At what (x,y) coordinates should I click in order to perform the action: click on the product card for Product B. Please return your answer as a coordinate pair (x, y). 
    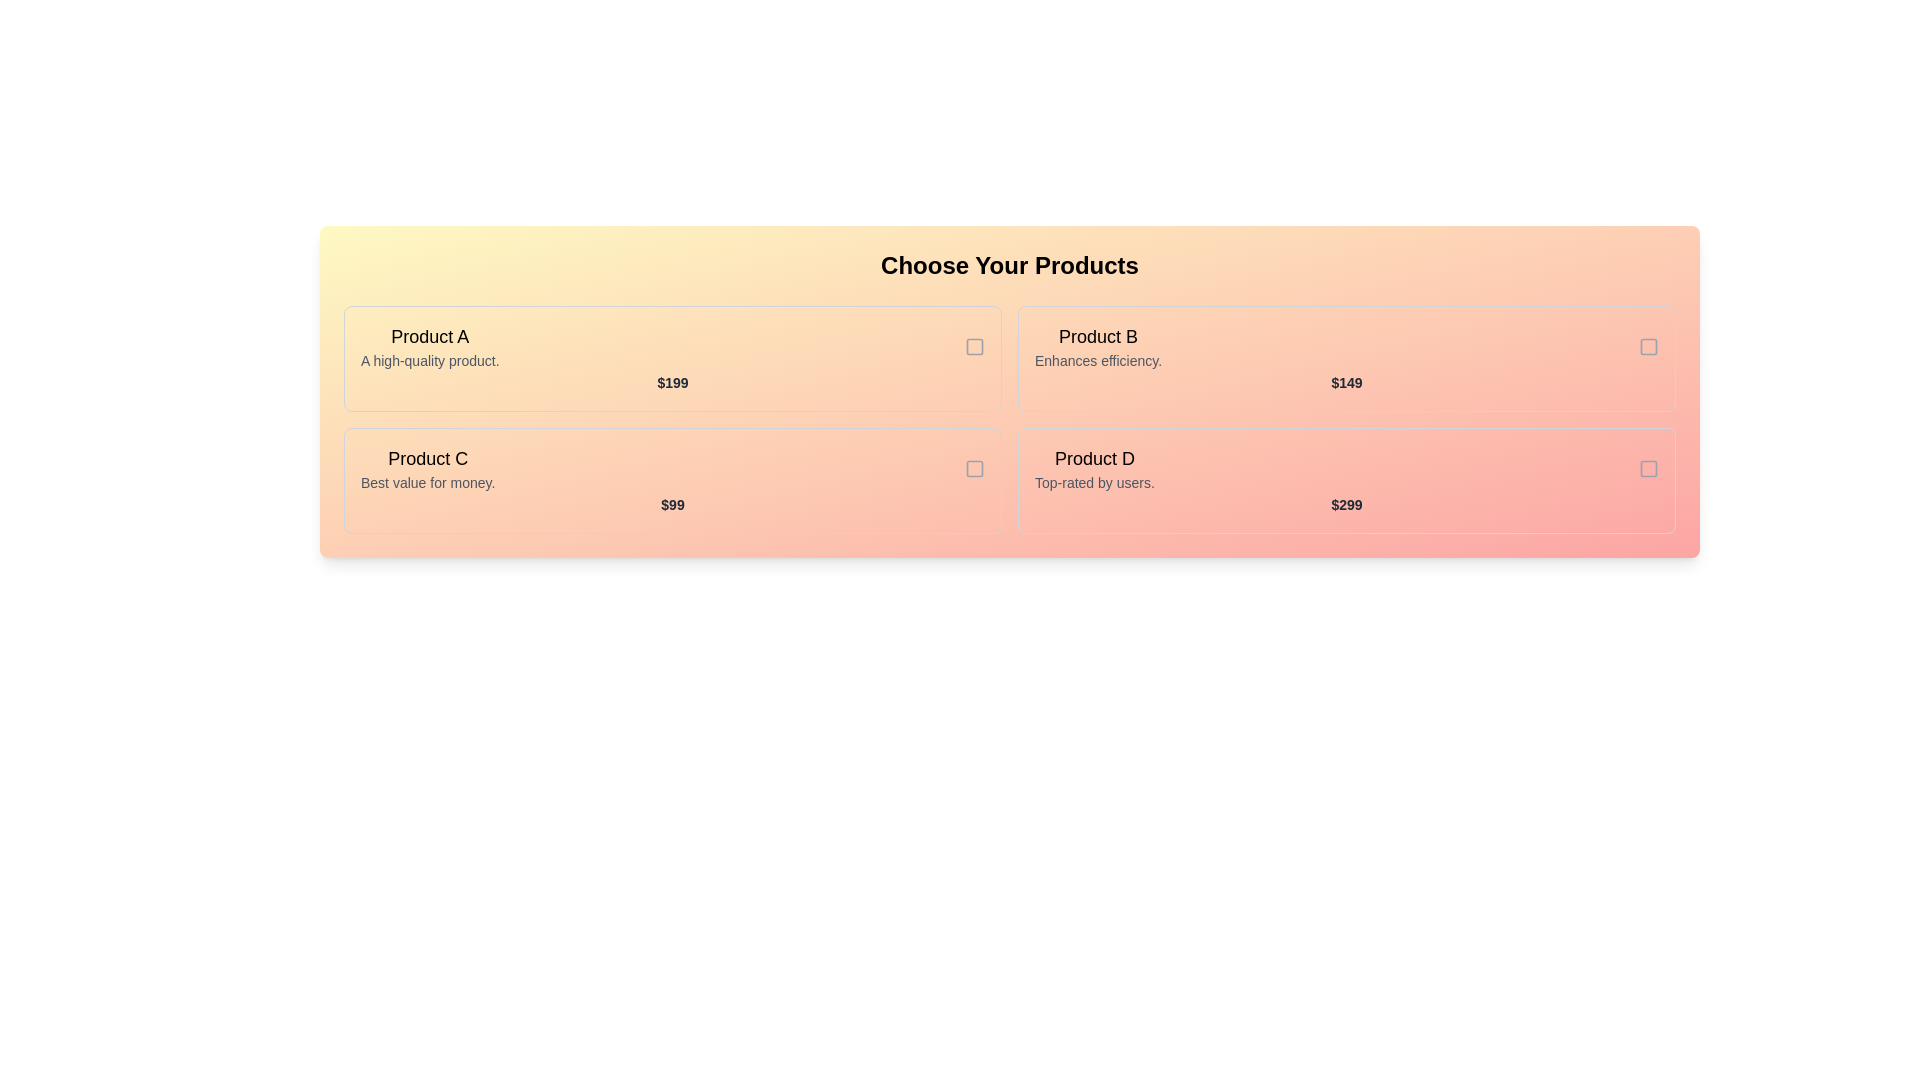
    Looking at the image, I should click on (1347, 357).